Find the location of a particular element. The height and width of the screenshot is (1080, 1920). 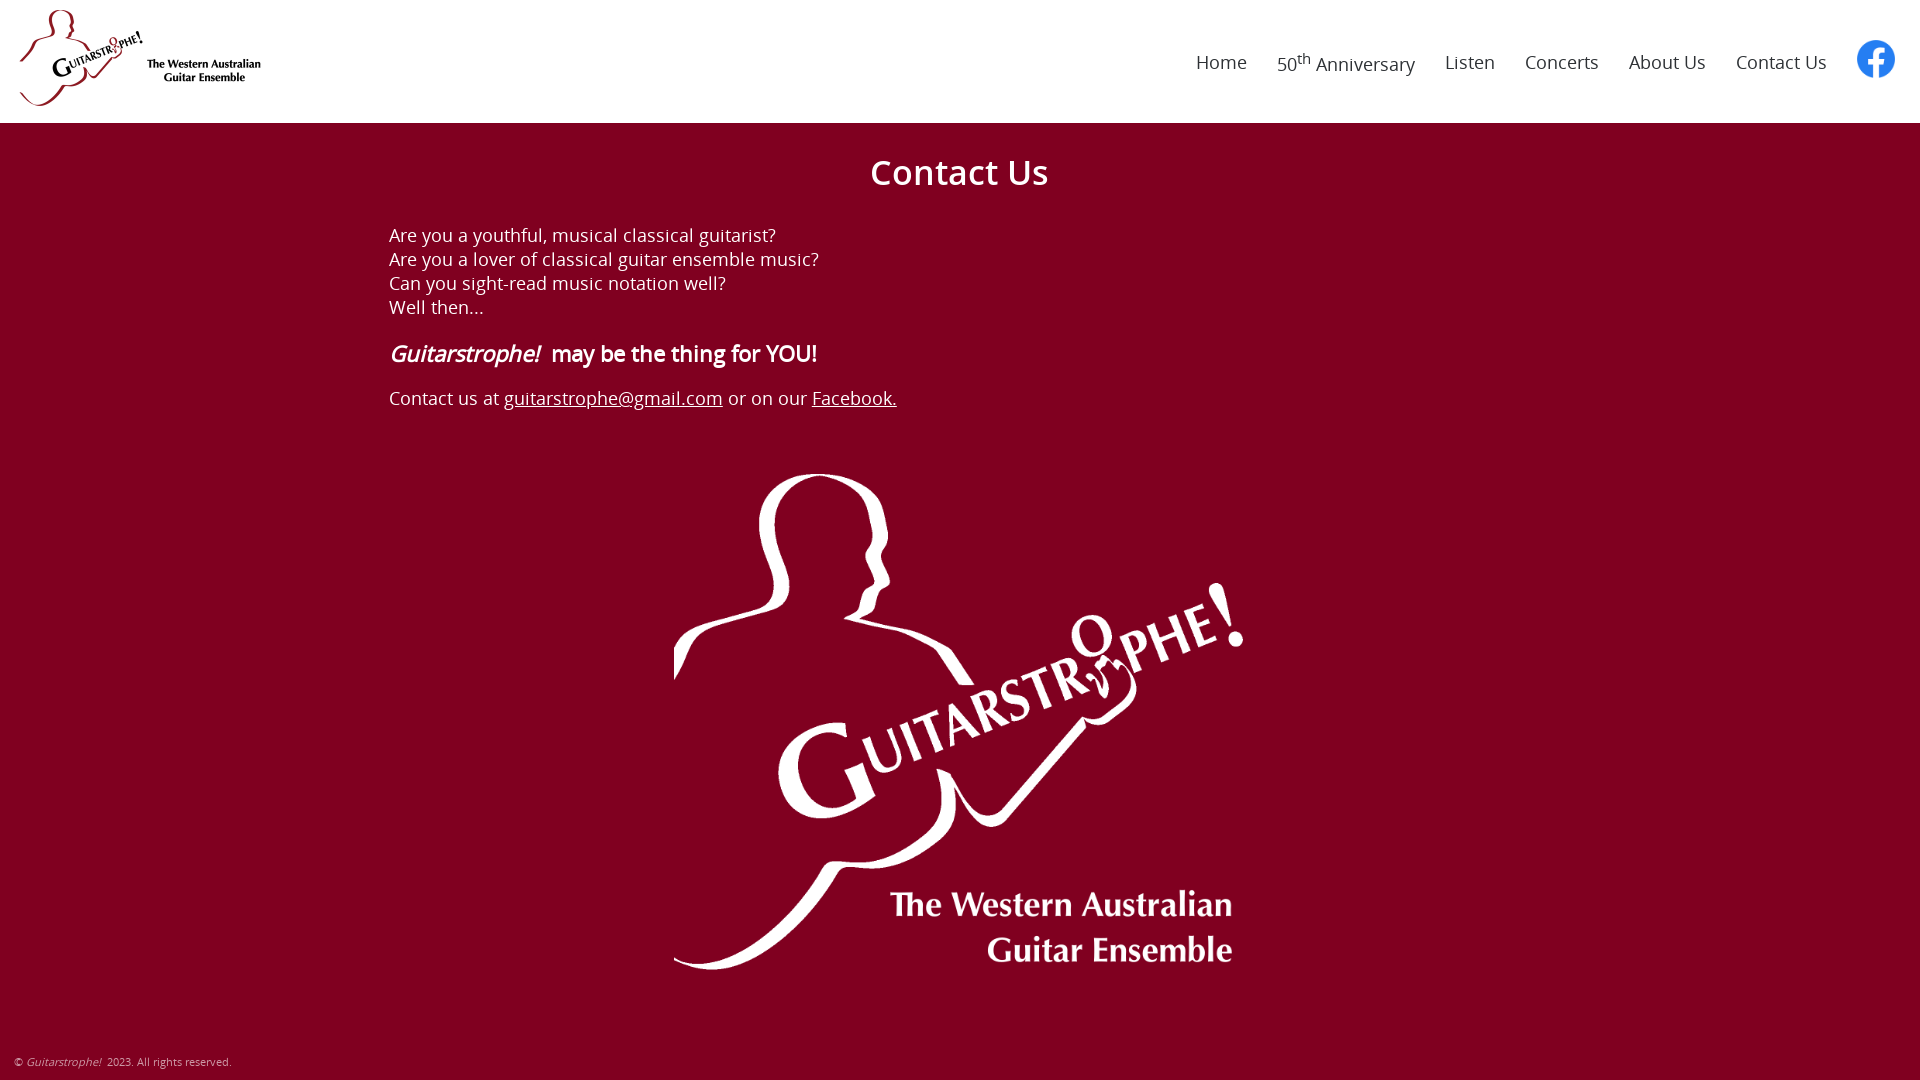

'Home' is located at coordinates (1220, 60).